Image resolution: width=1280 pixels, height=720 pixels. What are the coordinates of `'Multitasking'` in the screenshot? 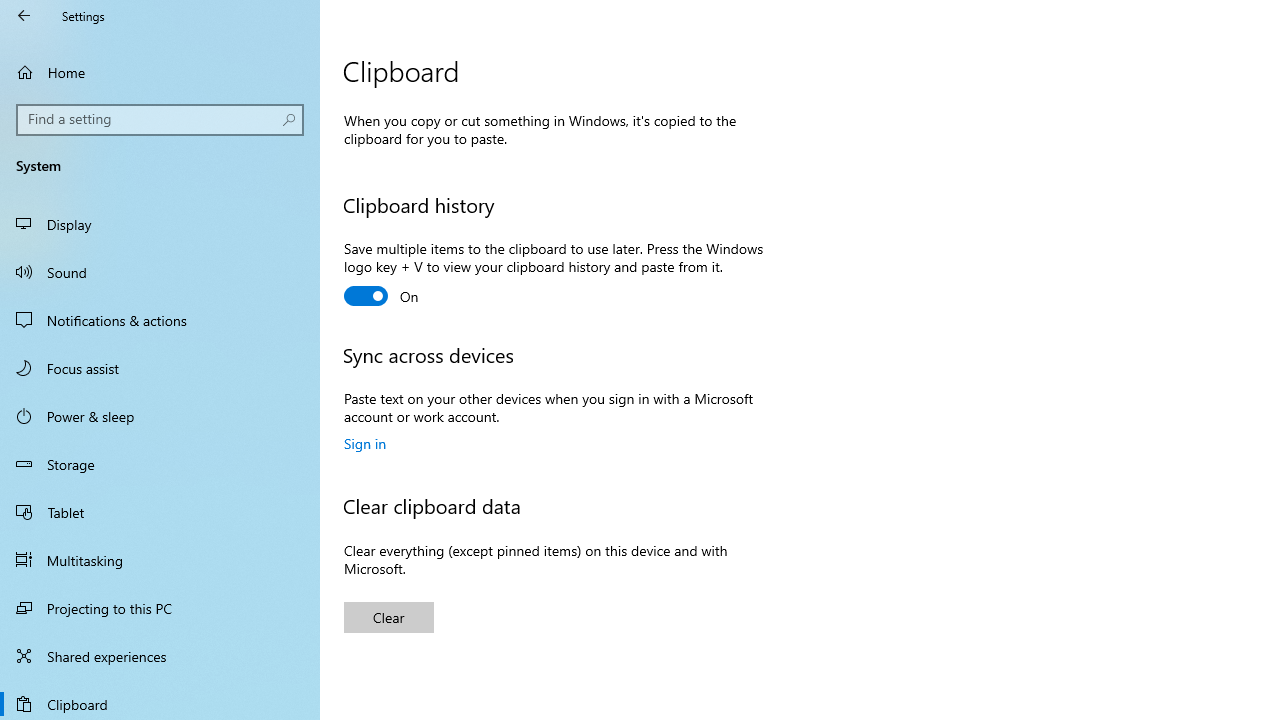 It's located at (160, 559).